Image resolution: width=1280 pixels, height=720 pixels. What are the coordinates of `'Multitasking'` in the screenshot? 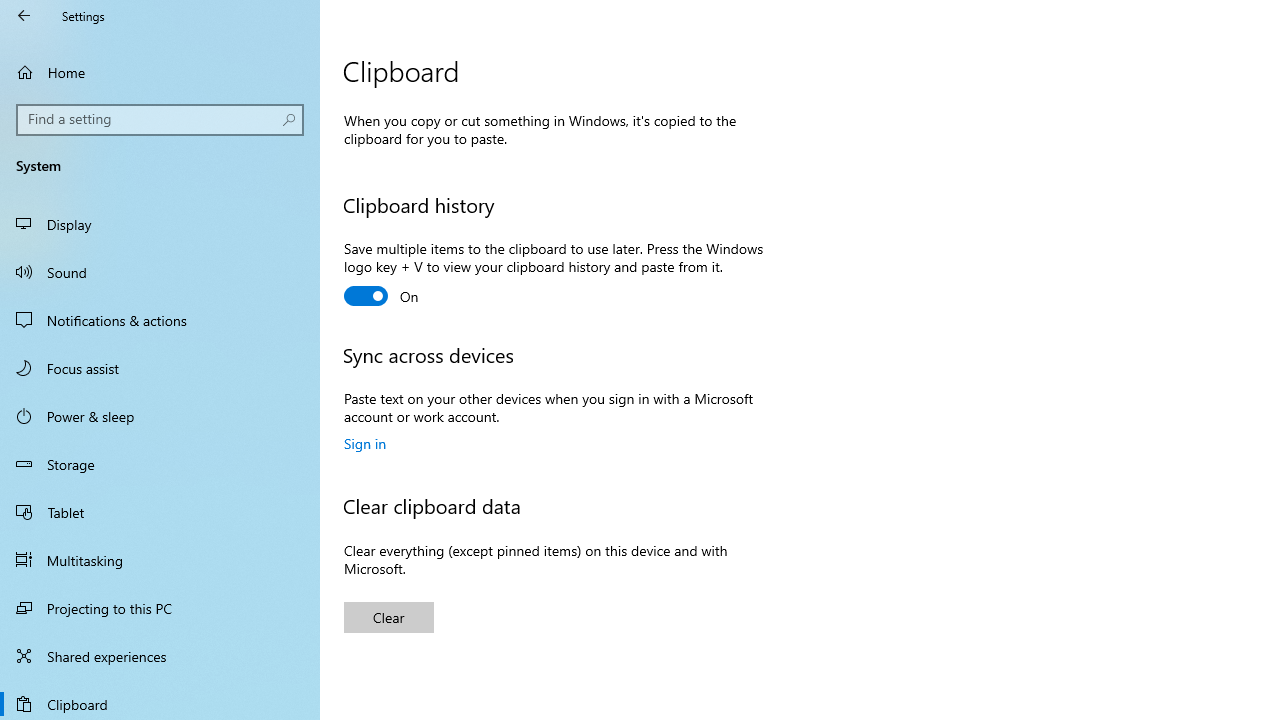 It's located at (160, 559).